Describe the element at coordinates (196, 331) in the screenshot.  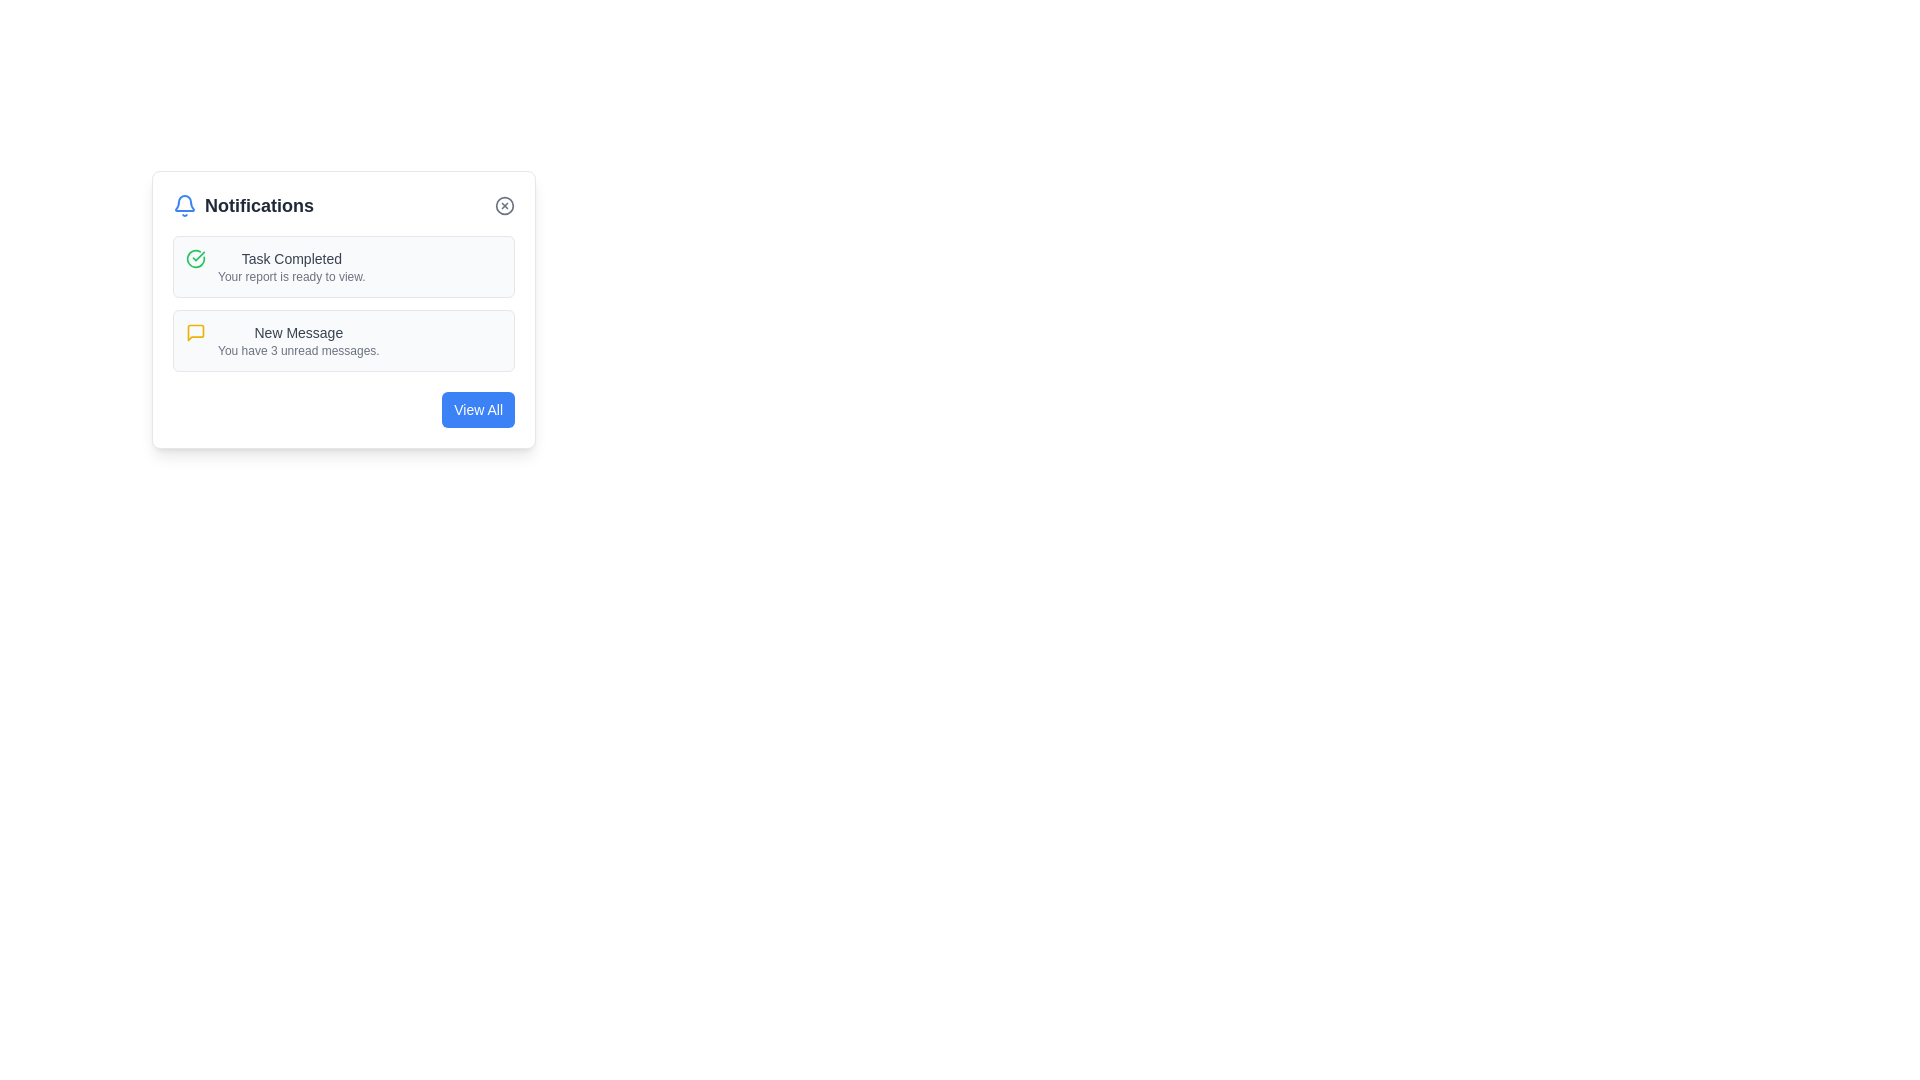
I see `the message bubble icon with a yellow outline, located to the left of the 'New Message' text in the notification section` at that location.